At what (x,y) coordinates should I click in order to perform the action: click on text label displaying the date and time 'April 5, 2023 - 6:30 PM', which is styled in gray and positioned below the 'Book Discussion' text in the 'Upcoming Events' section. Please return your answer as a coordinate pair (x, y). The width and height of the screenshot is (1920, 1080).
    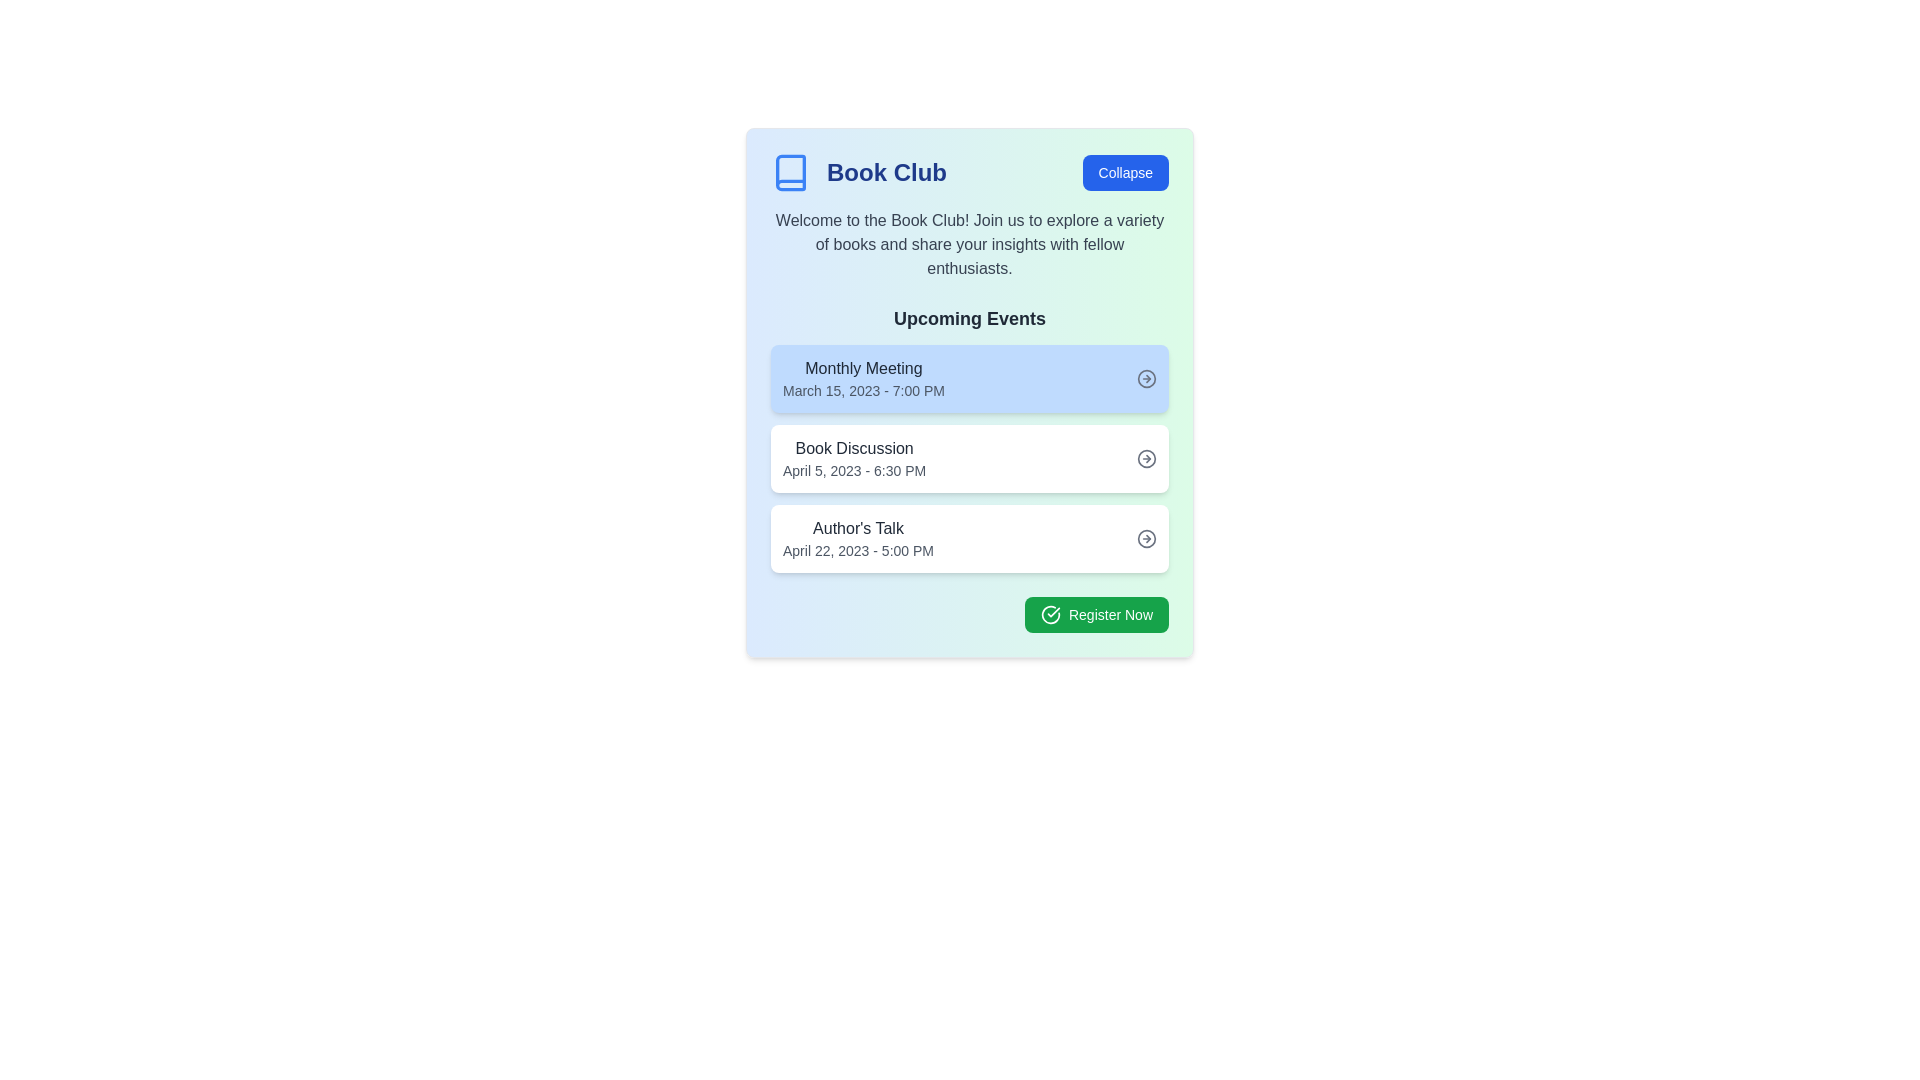
    Looking at the image, I should click on (854, 470).